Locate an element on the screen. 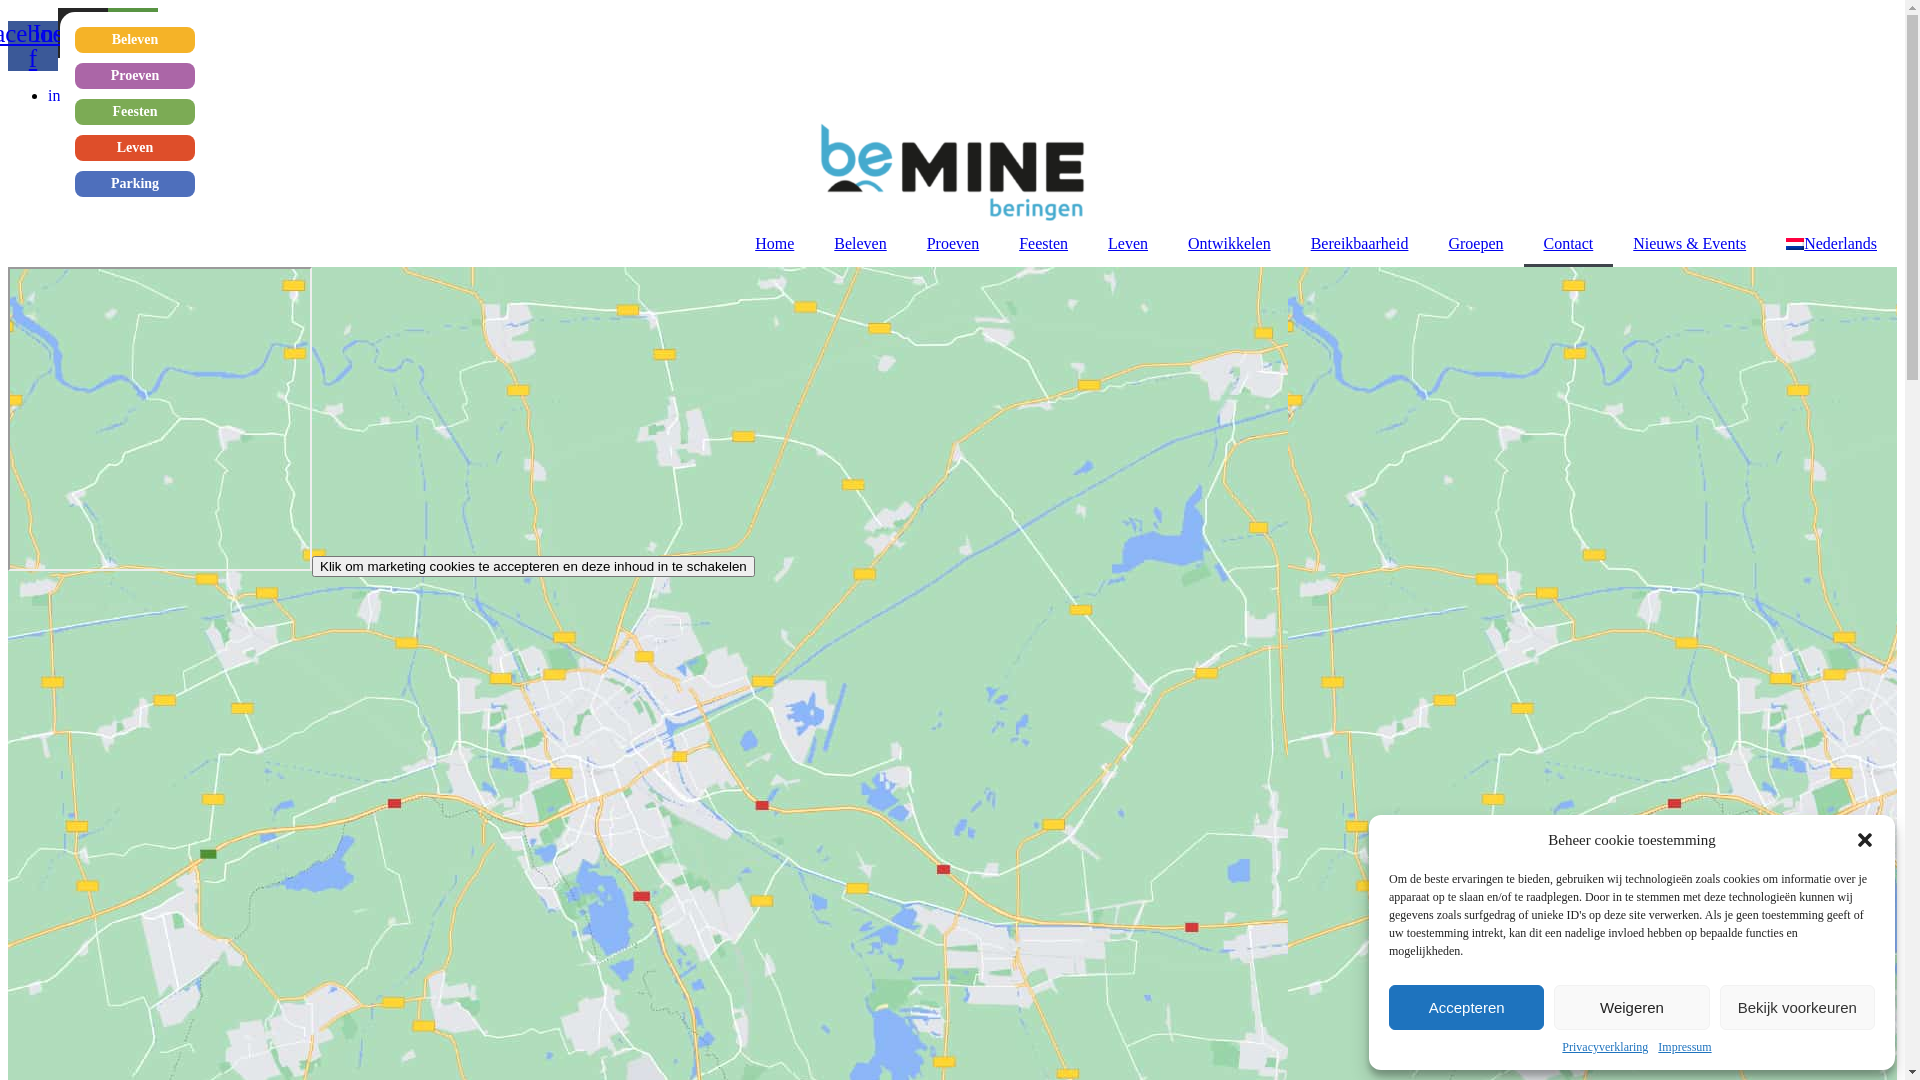 This screenshot has height=1080, width=1920. 'beMine' is located at coordinates (158, 416).